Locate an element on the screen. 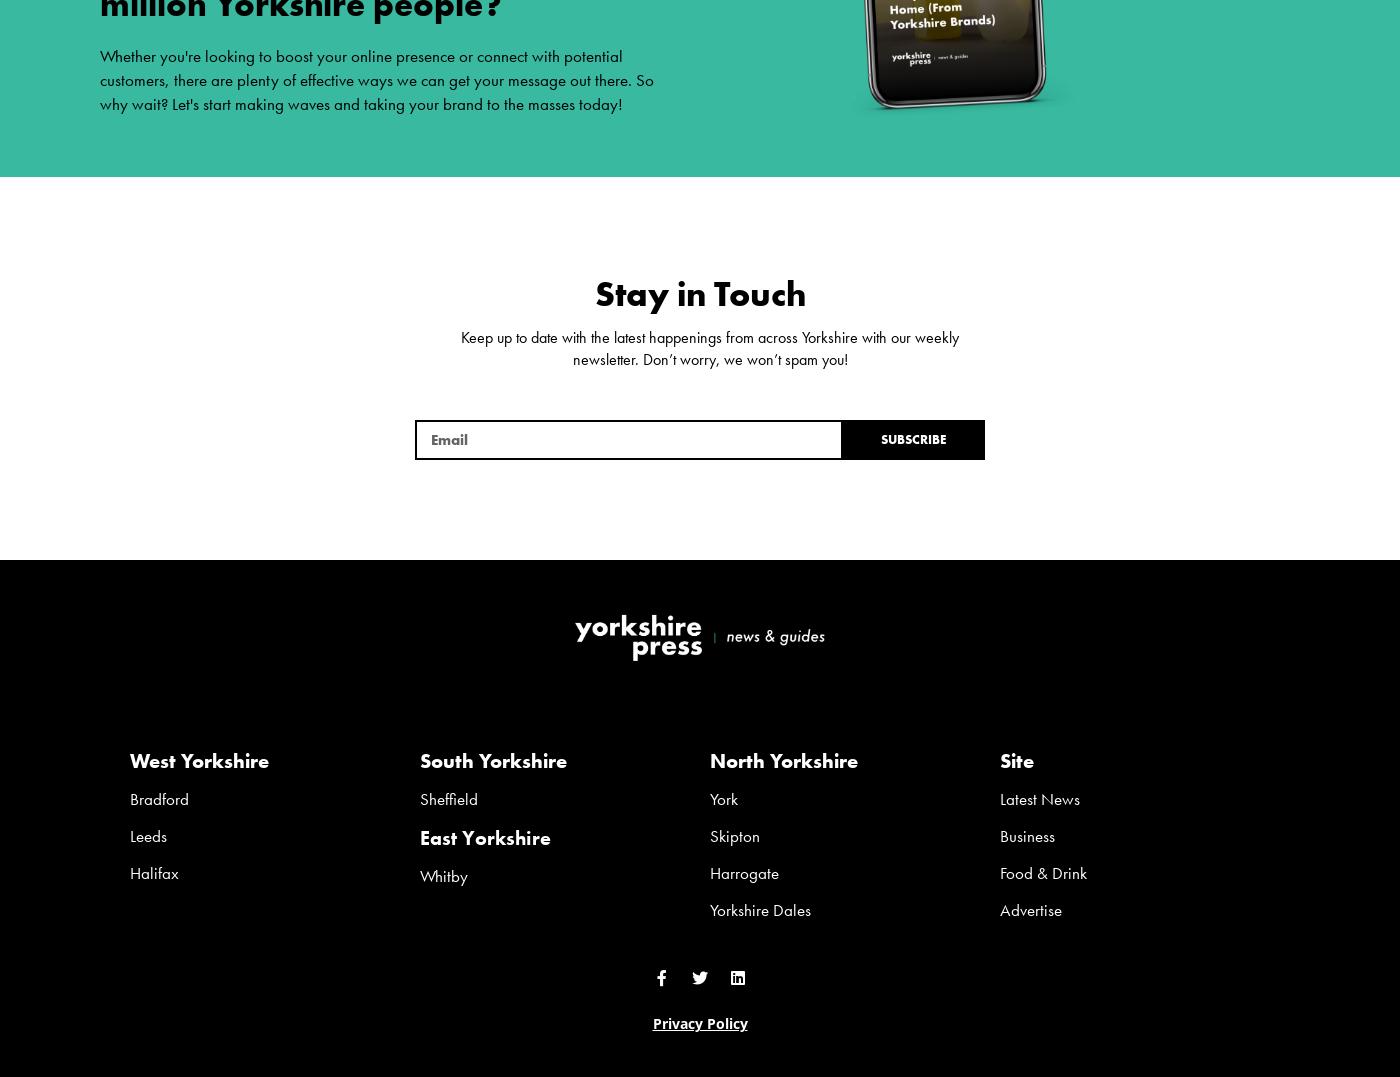 The height and width of the screenshot is (1077, 1400). 'Business' is located at coordinates (1027, 833).